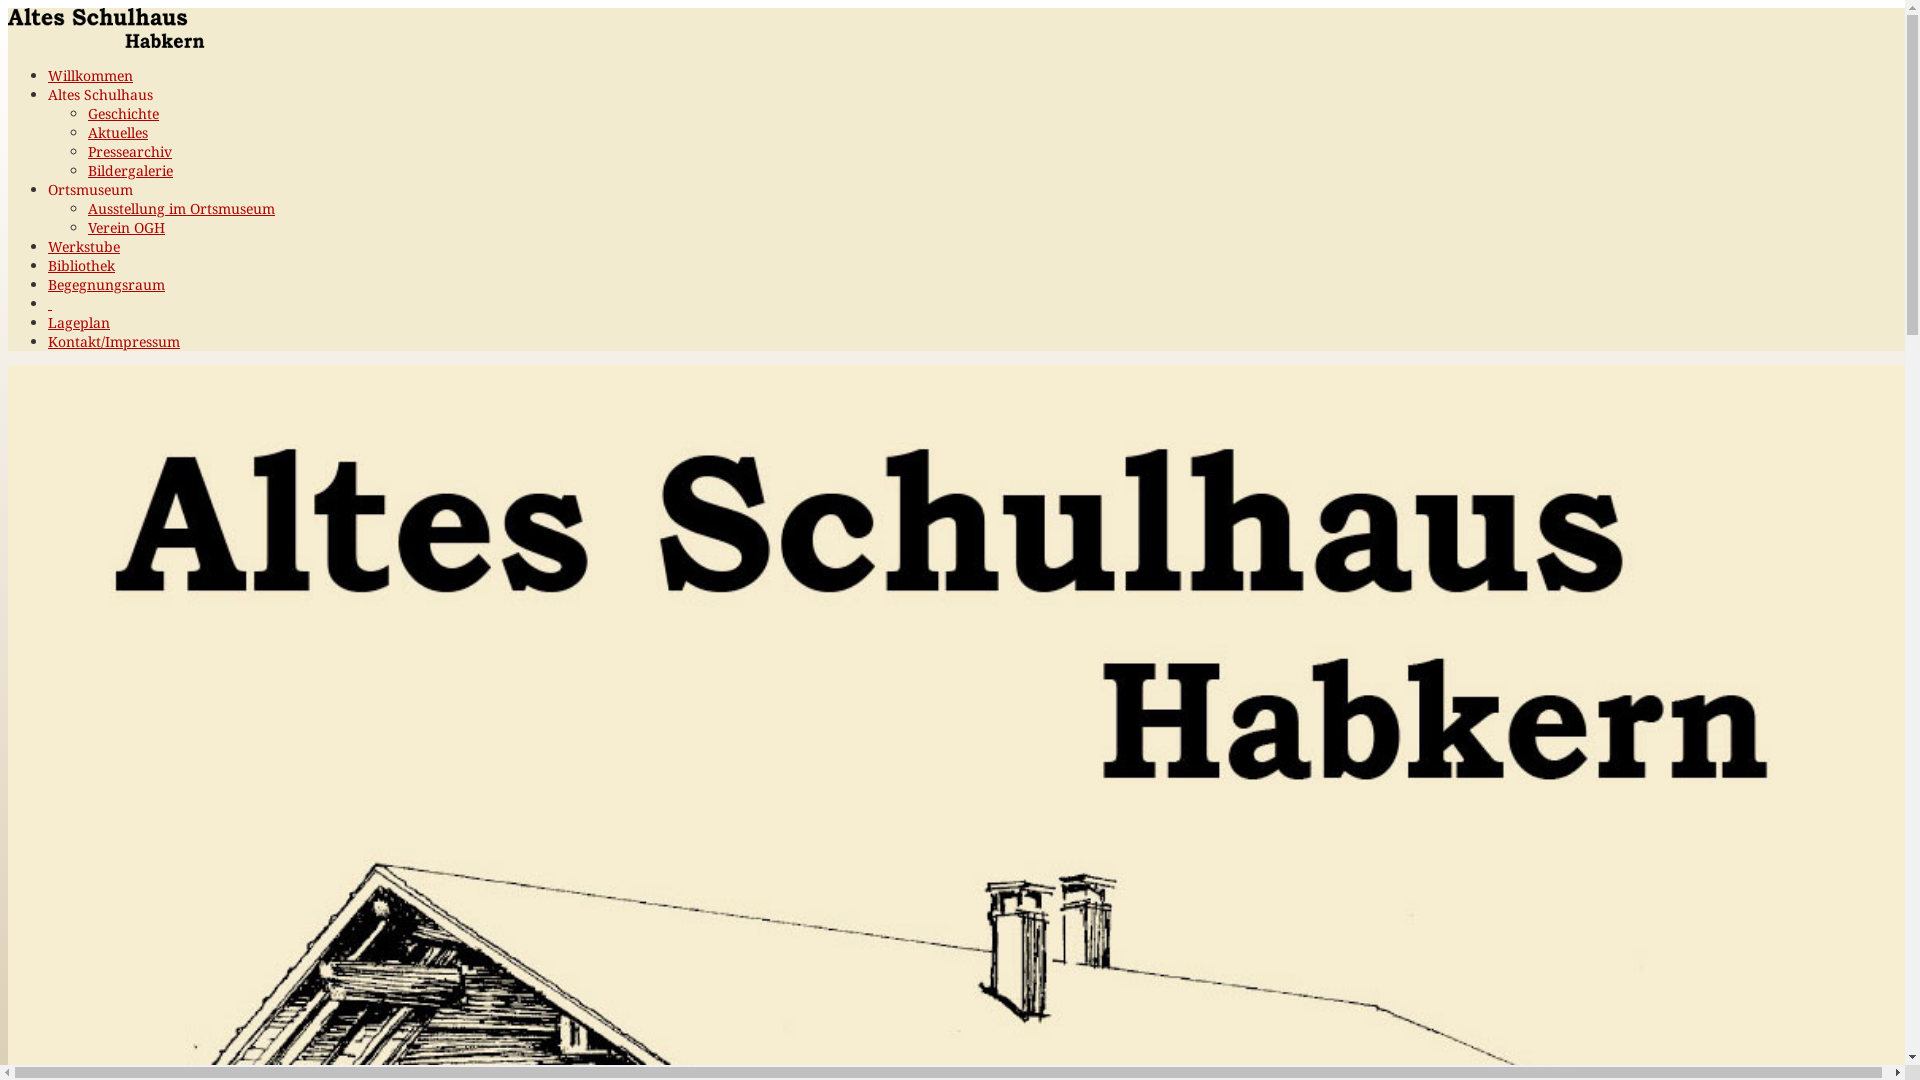 The width and height of the screenshot is (1920, 1080). I want to click on 'Ortsmuseum', so click(48, 189).